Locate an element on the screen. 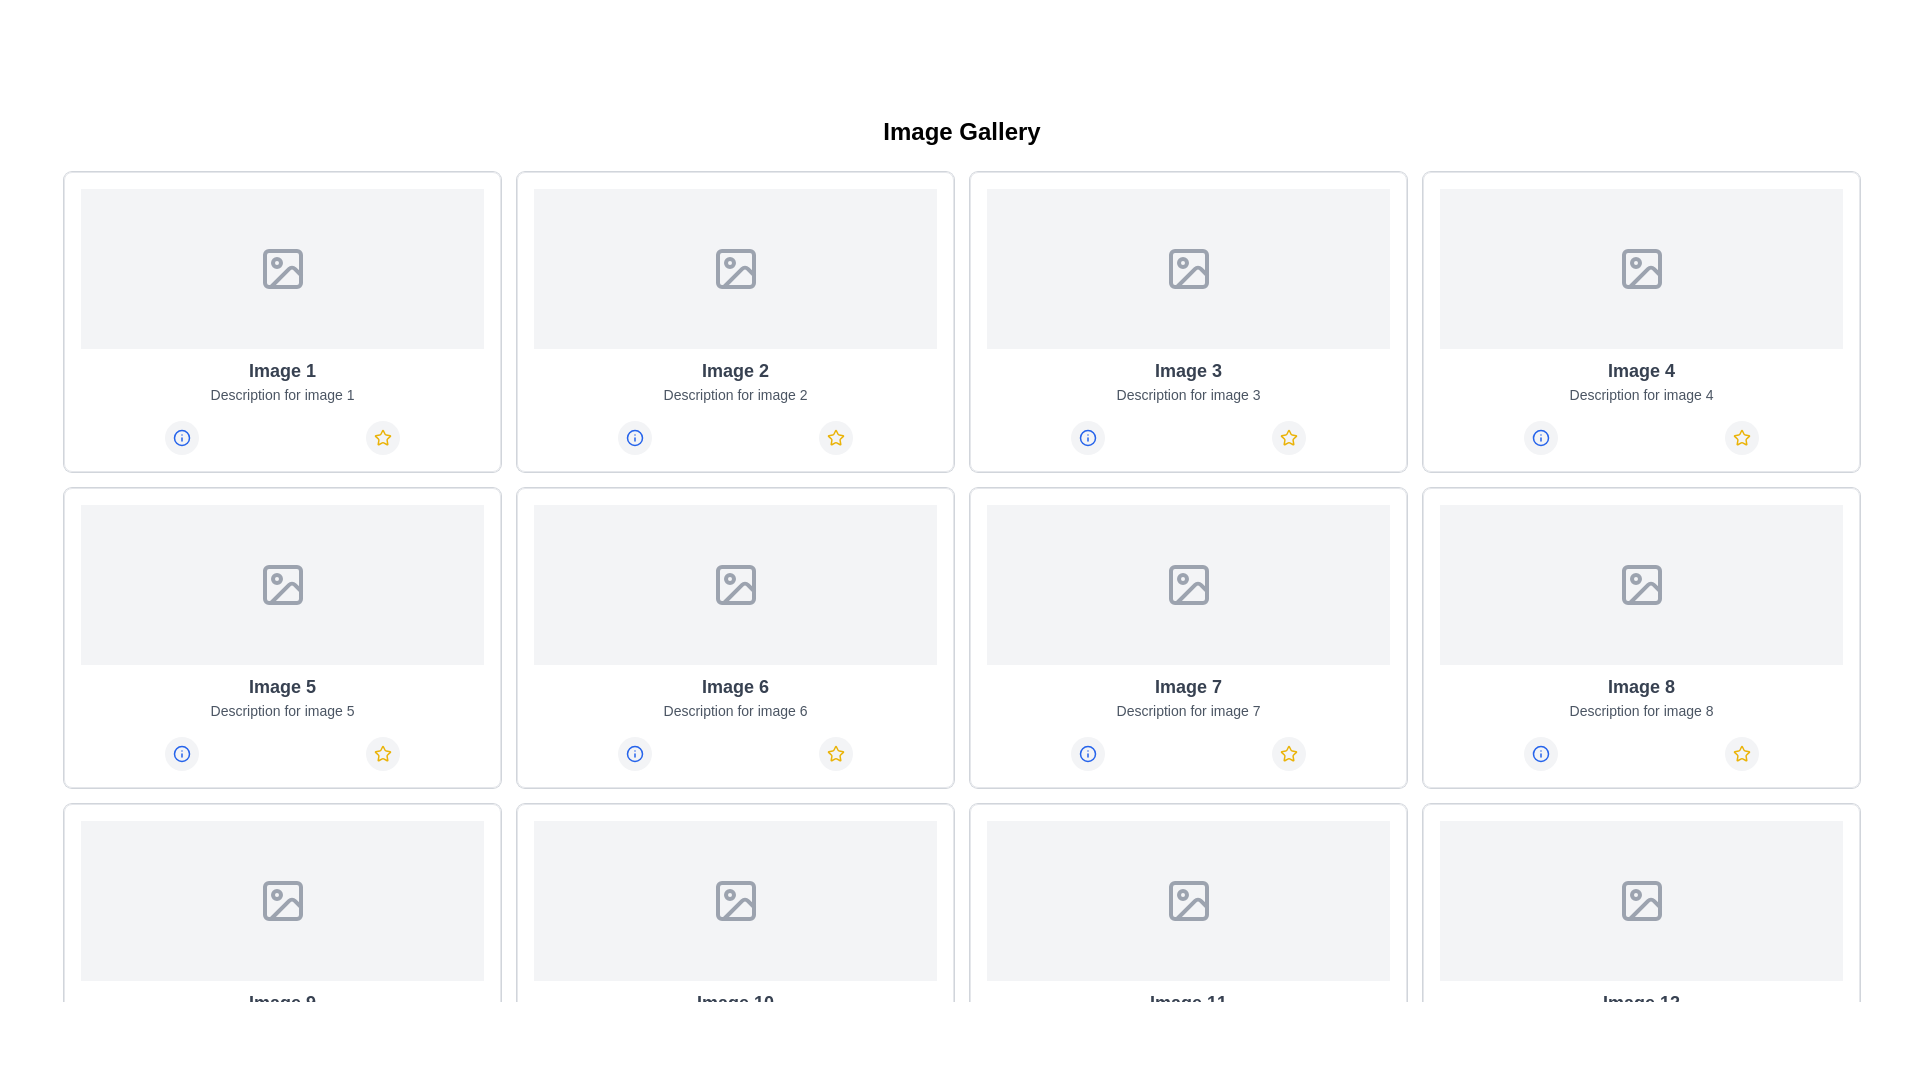 The image size is (1920, 1080). the circular information button with a light gray background and blue border located in the 'Image 2' card, positioned at the bottom-left part of the card is located at coordinates (633, 437).